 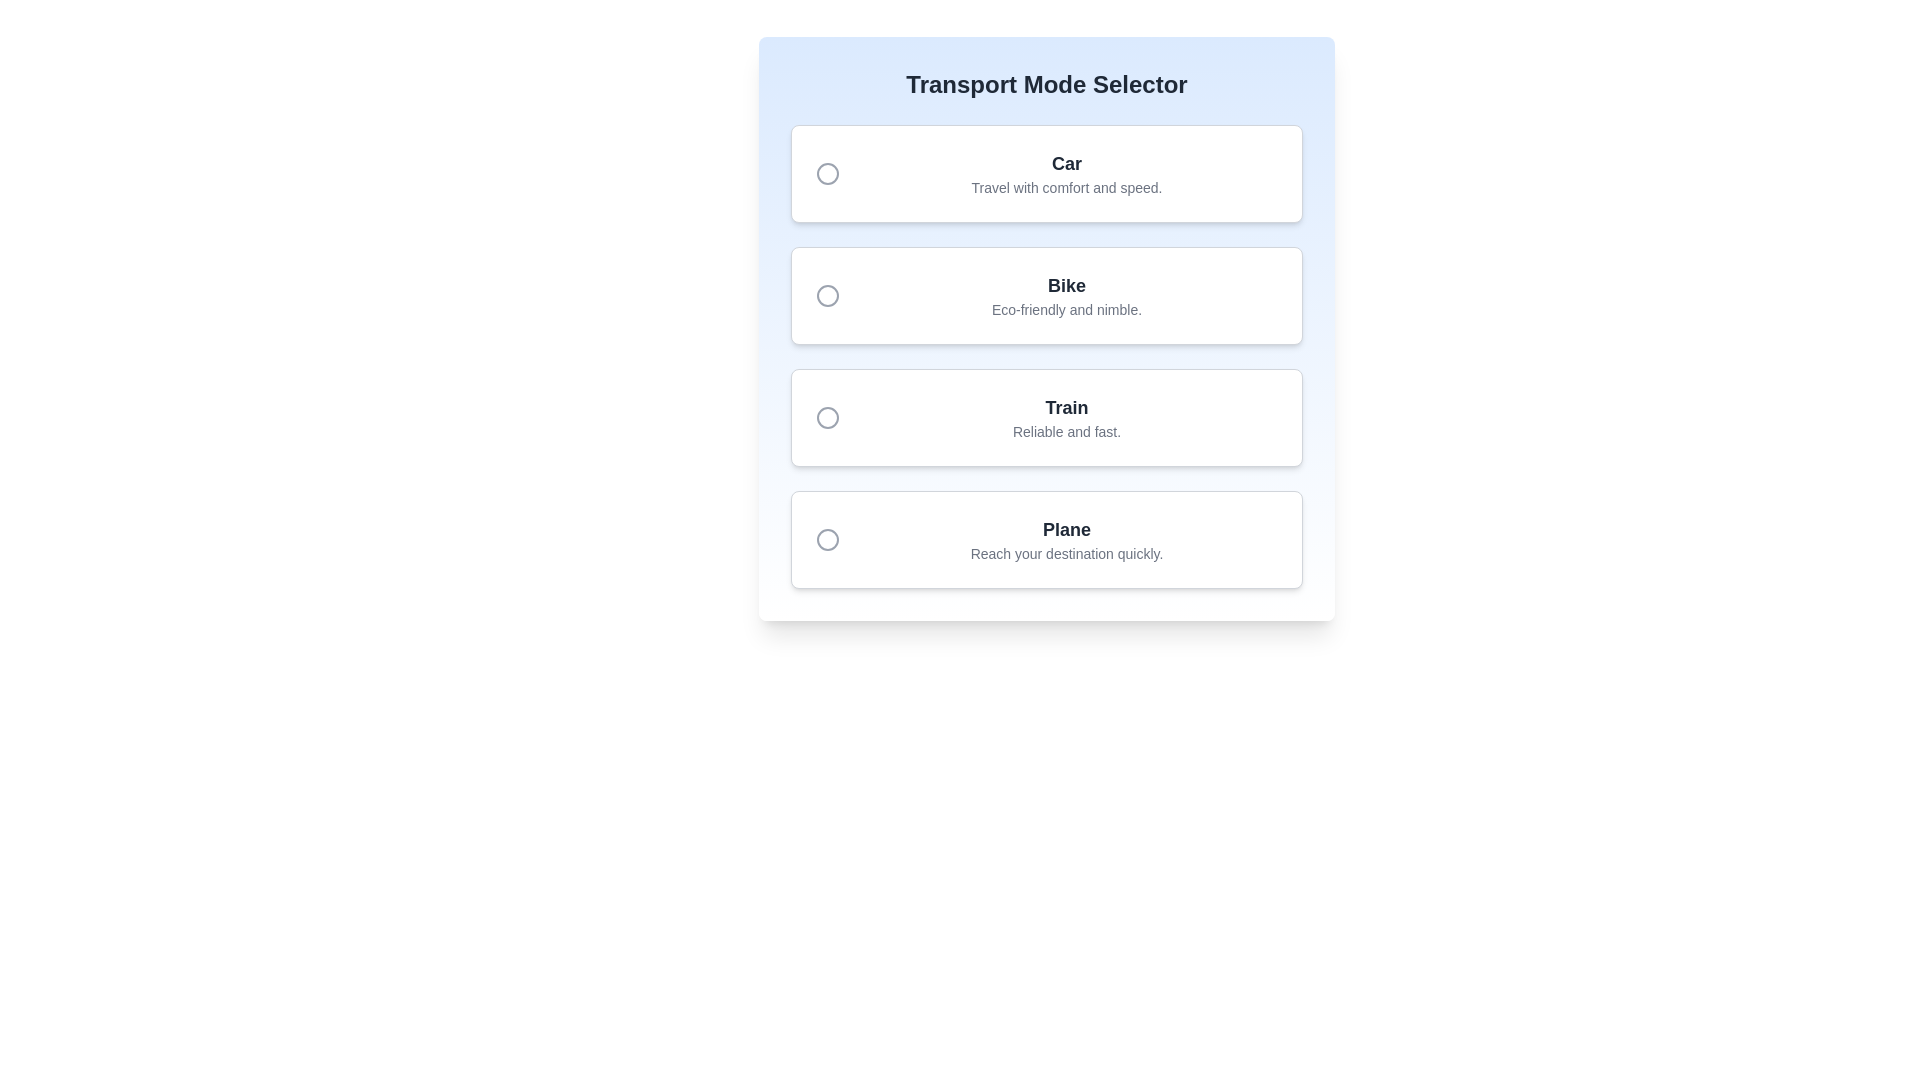 What do you see at coordinates (1045, 416) in the screenshot?
I see `the third selectable option for the transport mode, which describes a train service` at bounding box center [1045, 416].